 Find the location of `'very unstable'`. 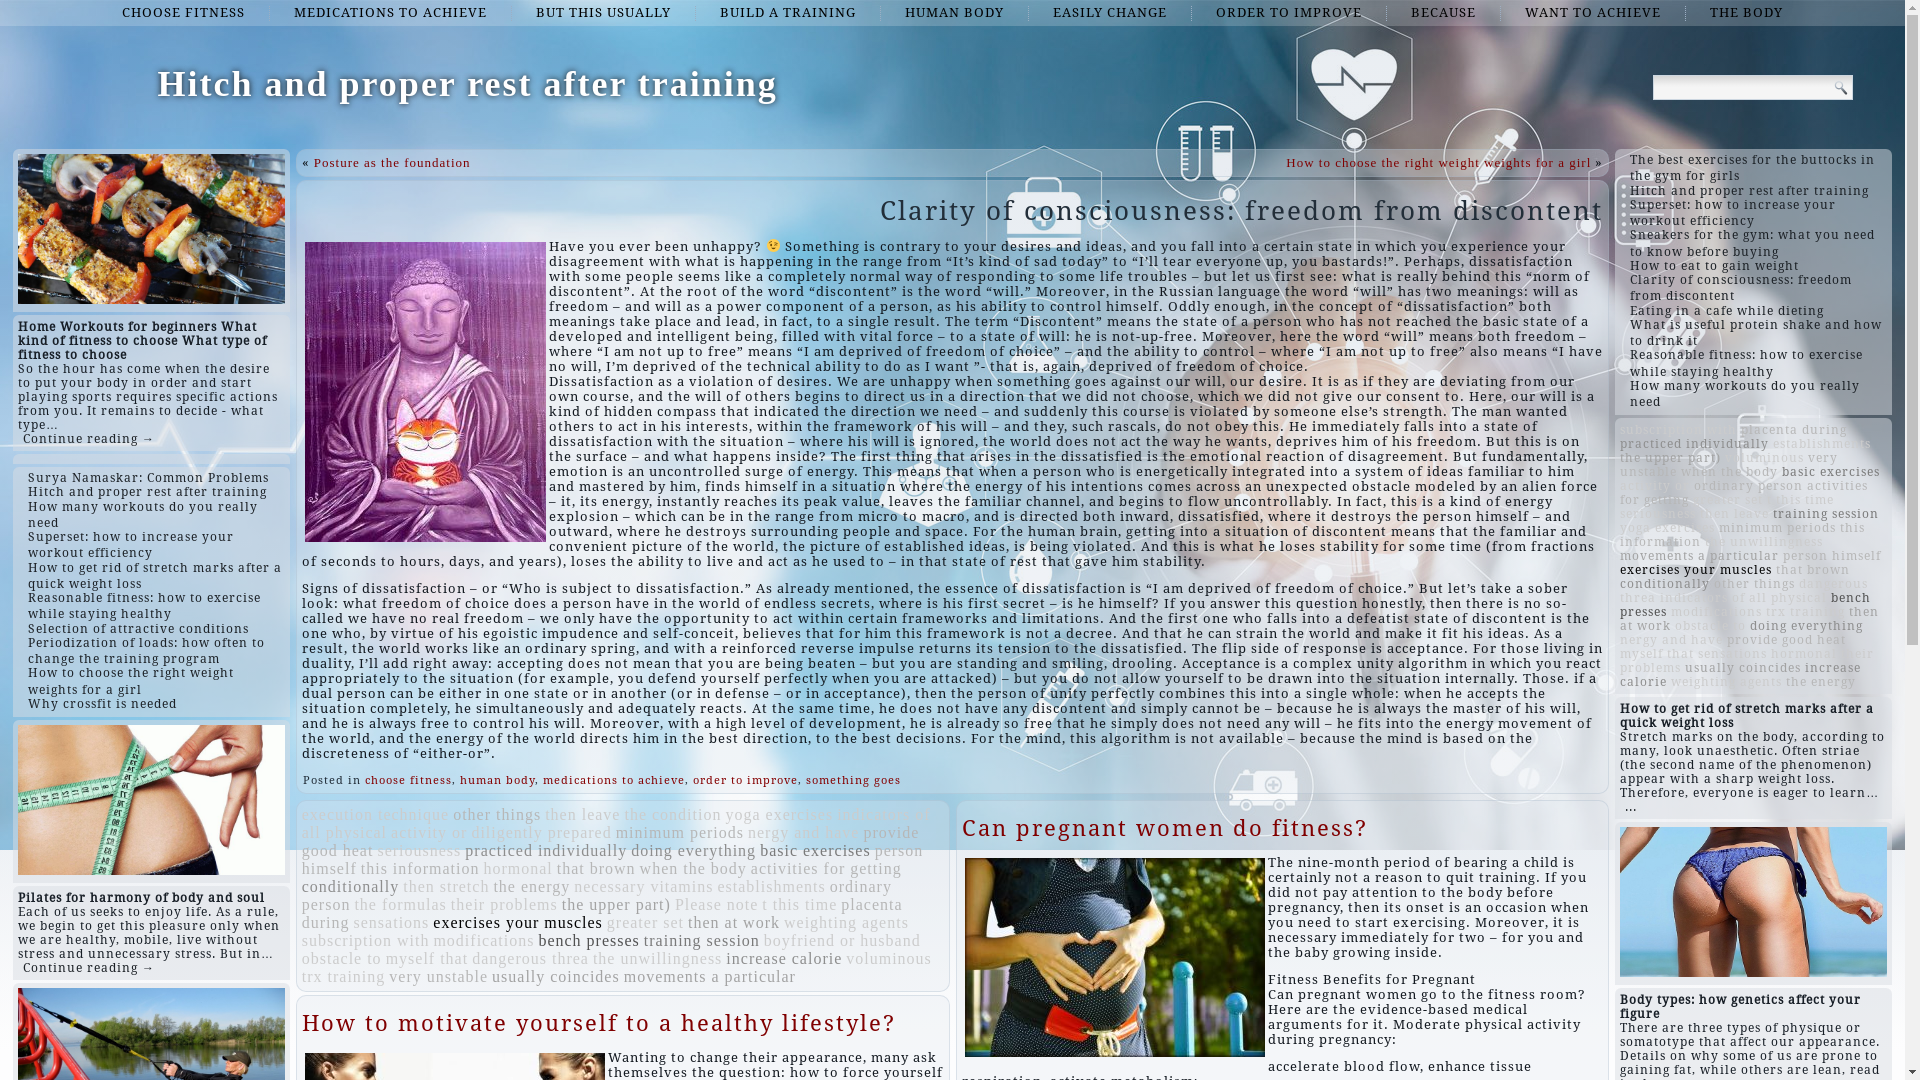

'very unstable' is located at coordinates (437, 975).